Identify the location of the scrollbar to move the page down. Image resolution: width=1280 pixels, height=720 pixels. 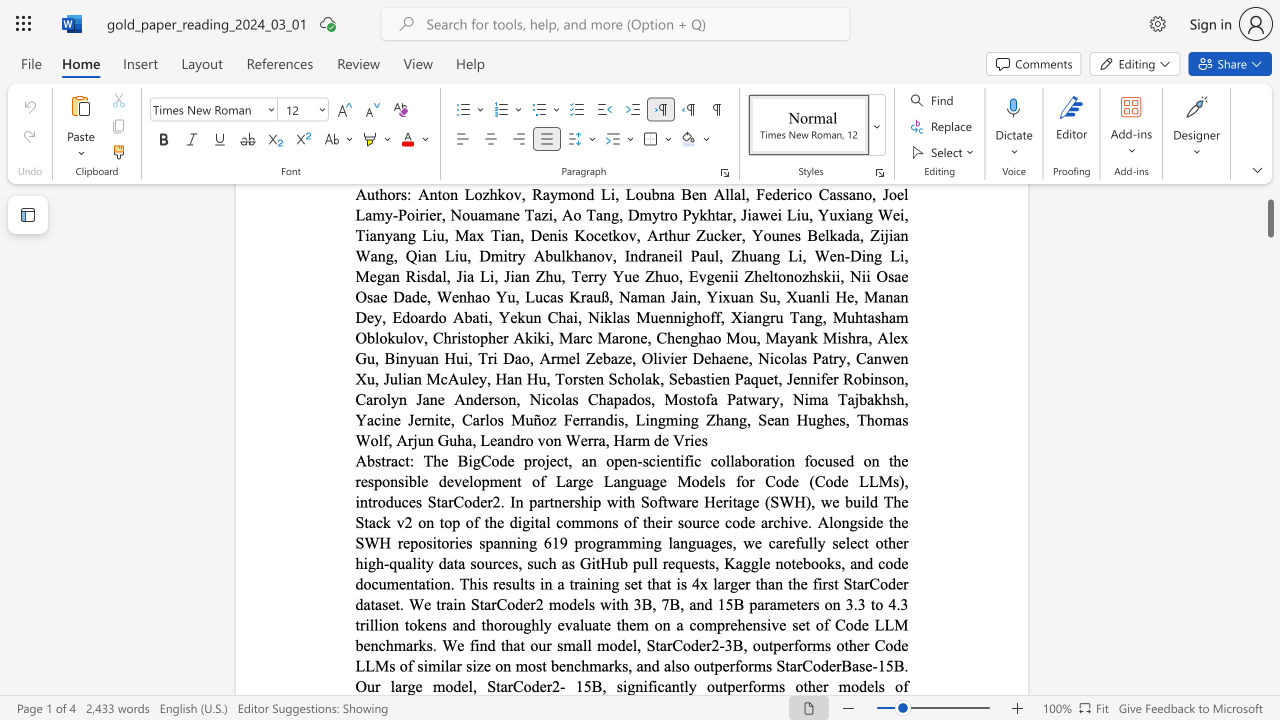
(1269, 438).